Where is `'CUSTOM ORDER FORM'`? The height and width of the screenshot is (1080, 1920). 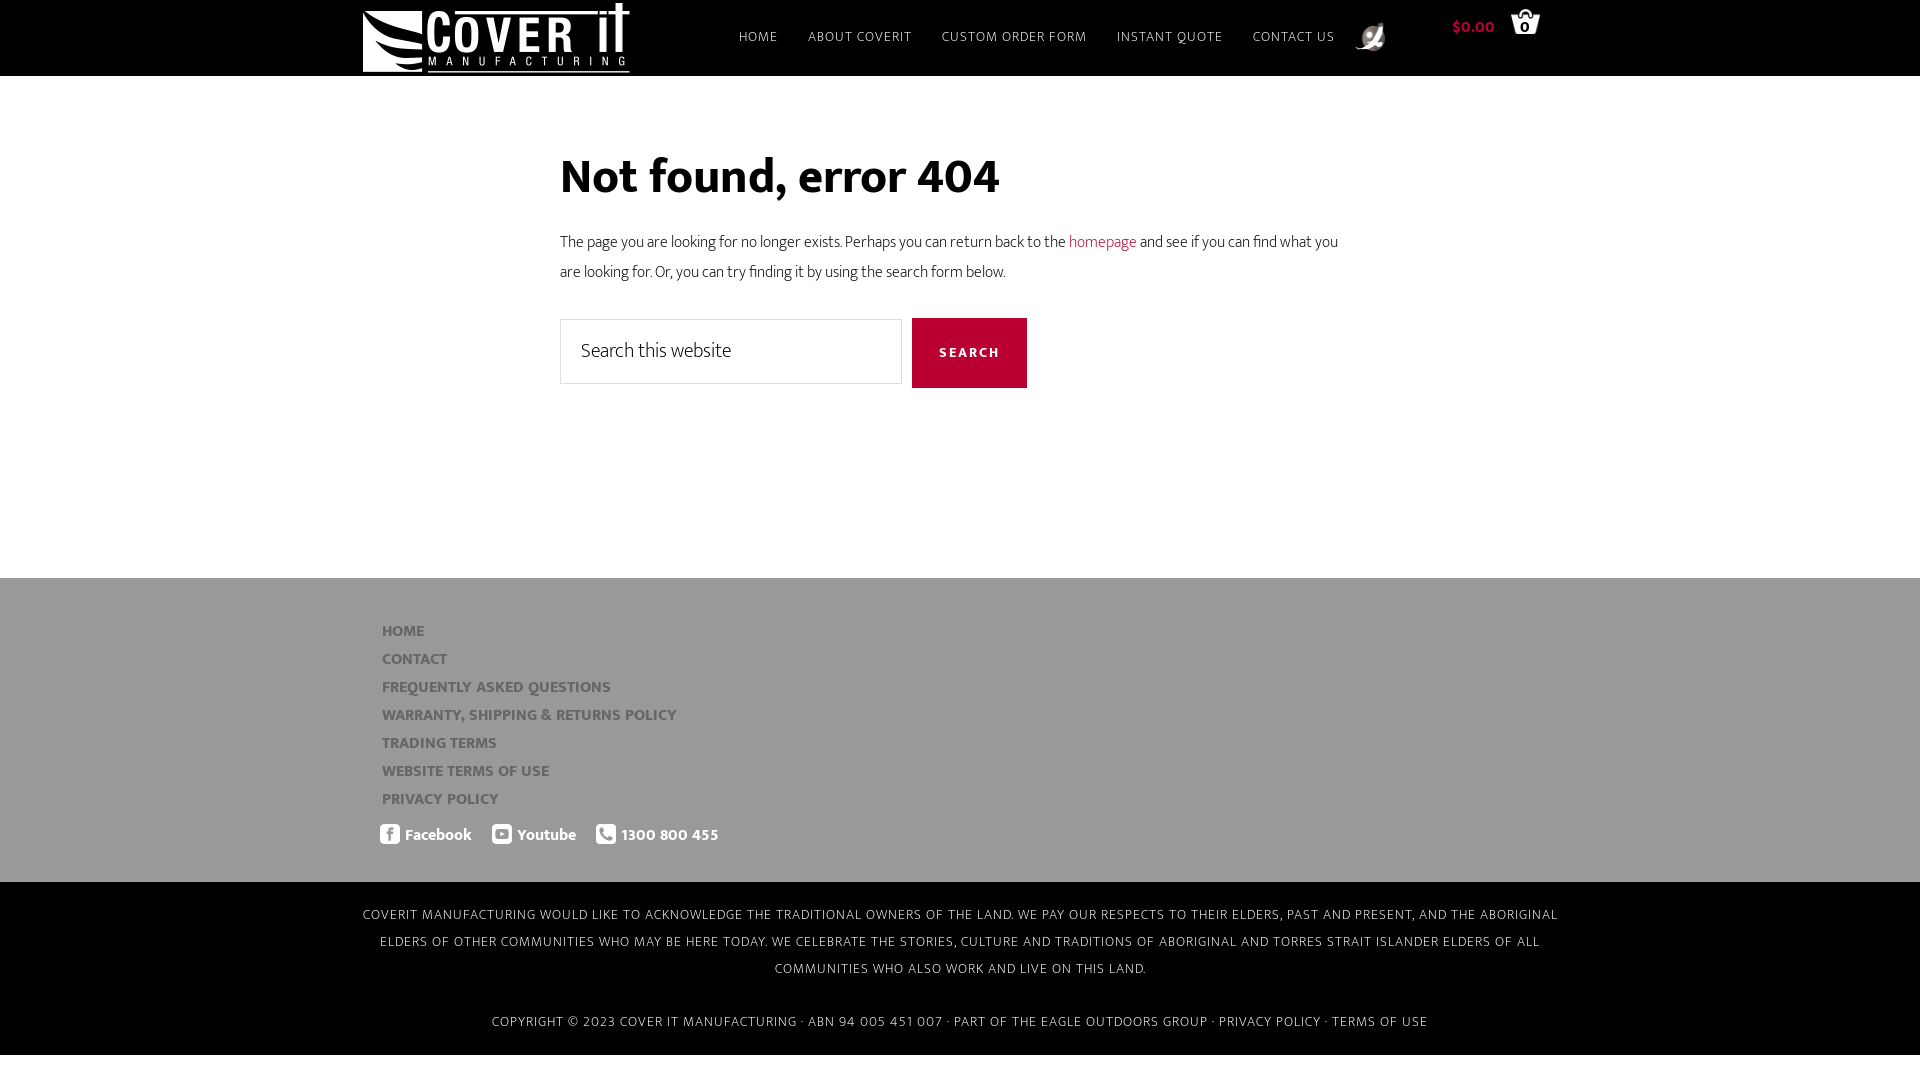
'CUSTOM ORDER FORM' is located at coordinates (1014, 38).